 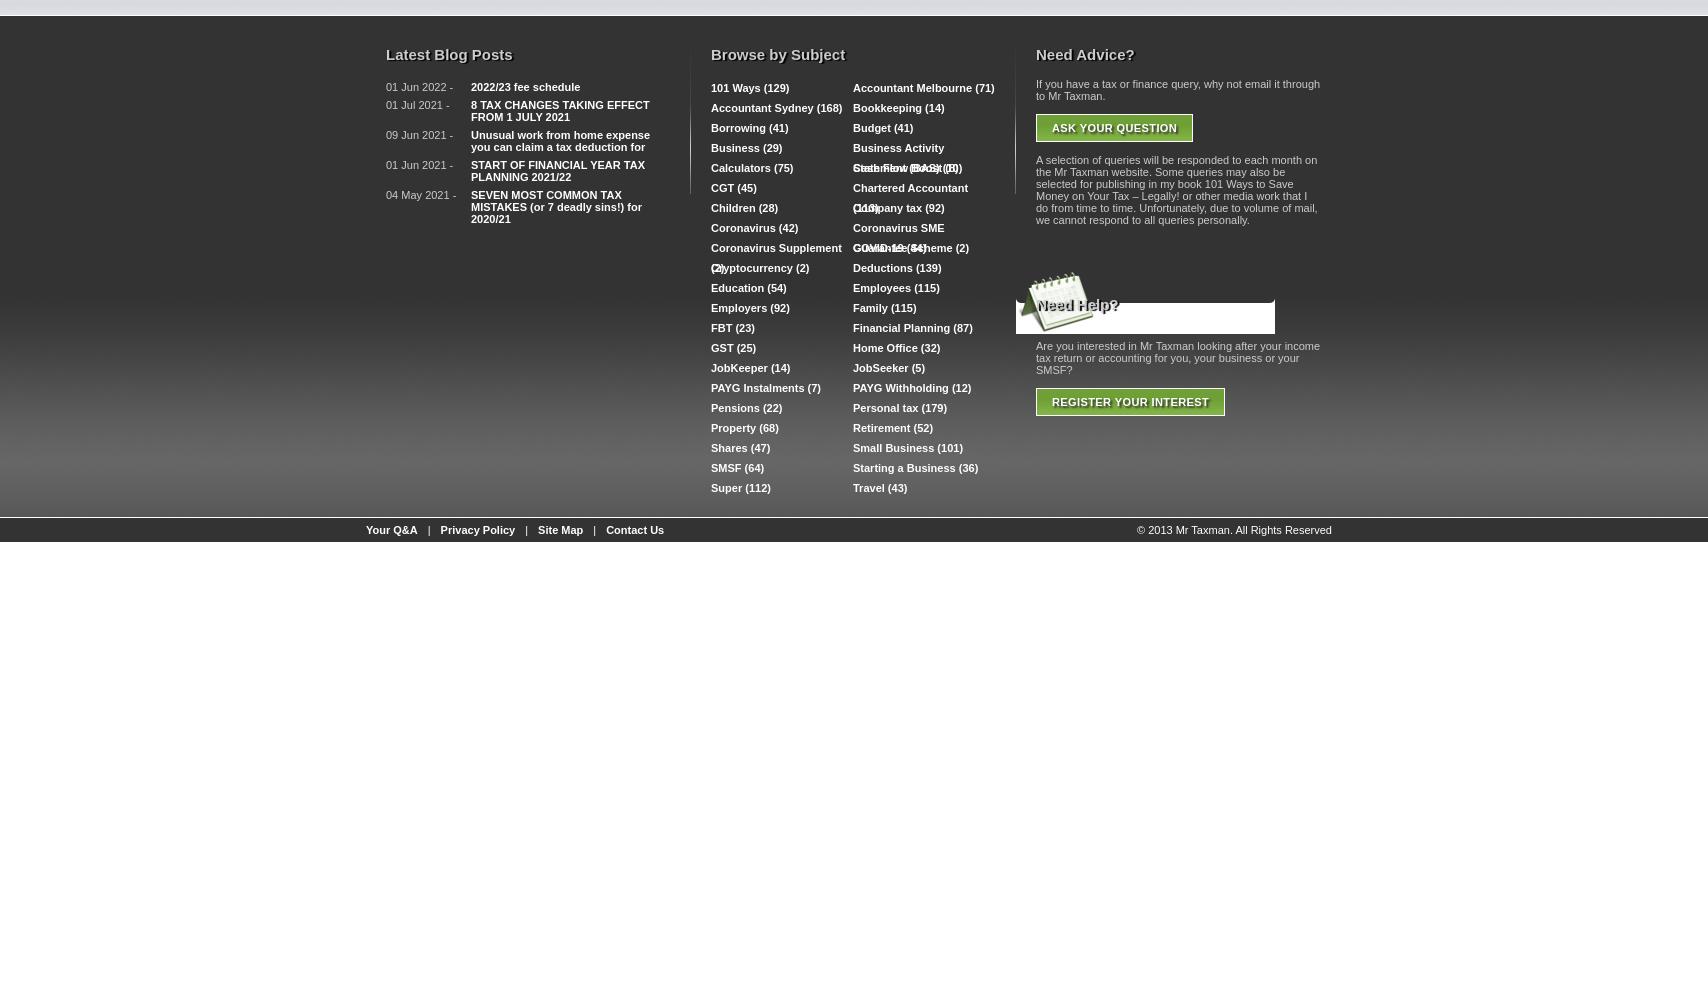 I want to click on '© 2013 Mr Taxman. All Rights Reserved', so click(x=1234, y=530).